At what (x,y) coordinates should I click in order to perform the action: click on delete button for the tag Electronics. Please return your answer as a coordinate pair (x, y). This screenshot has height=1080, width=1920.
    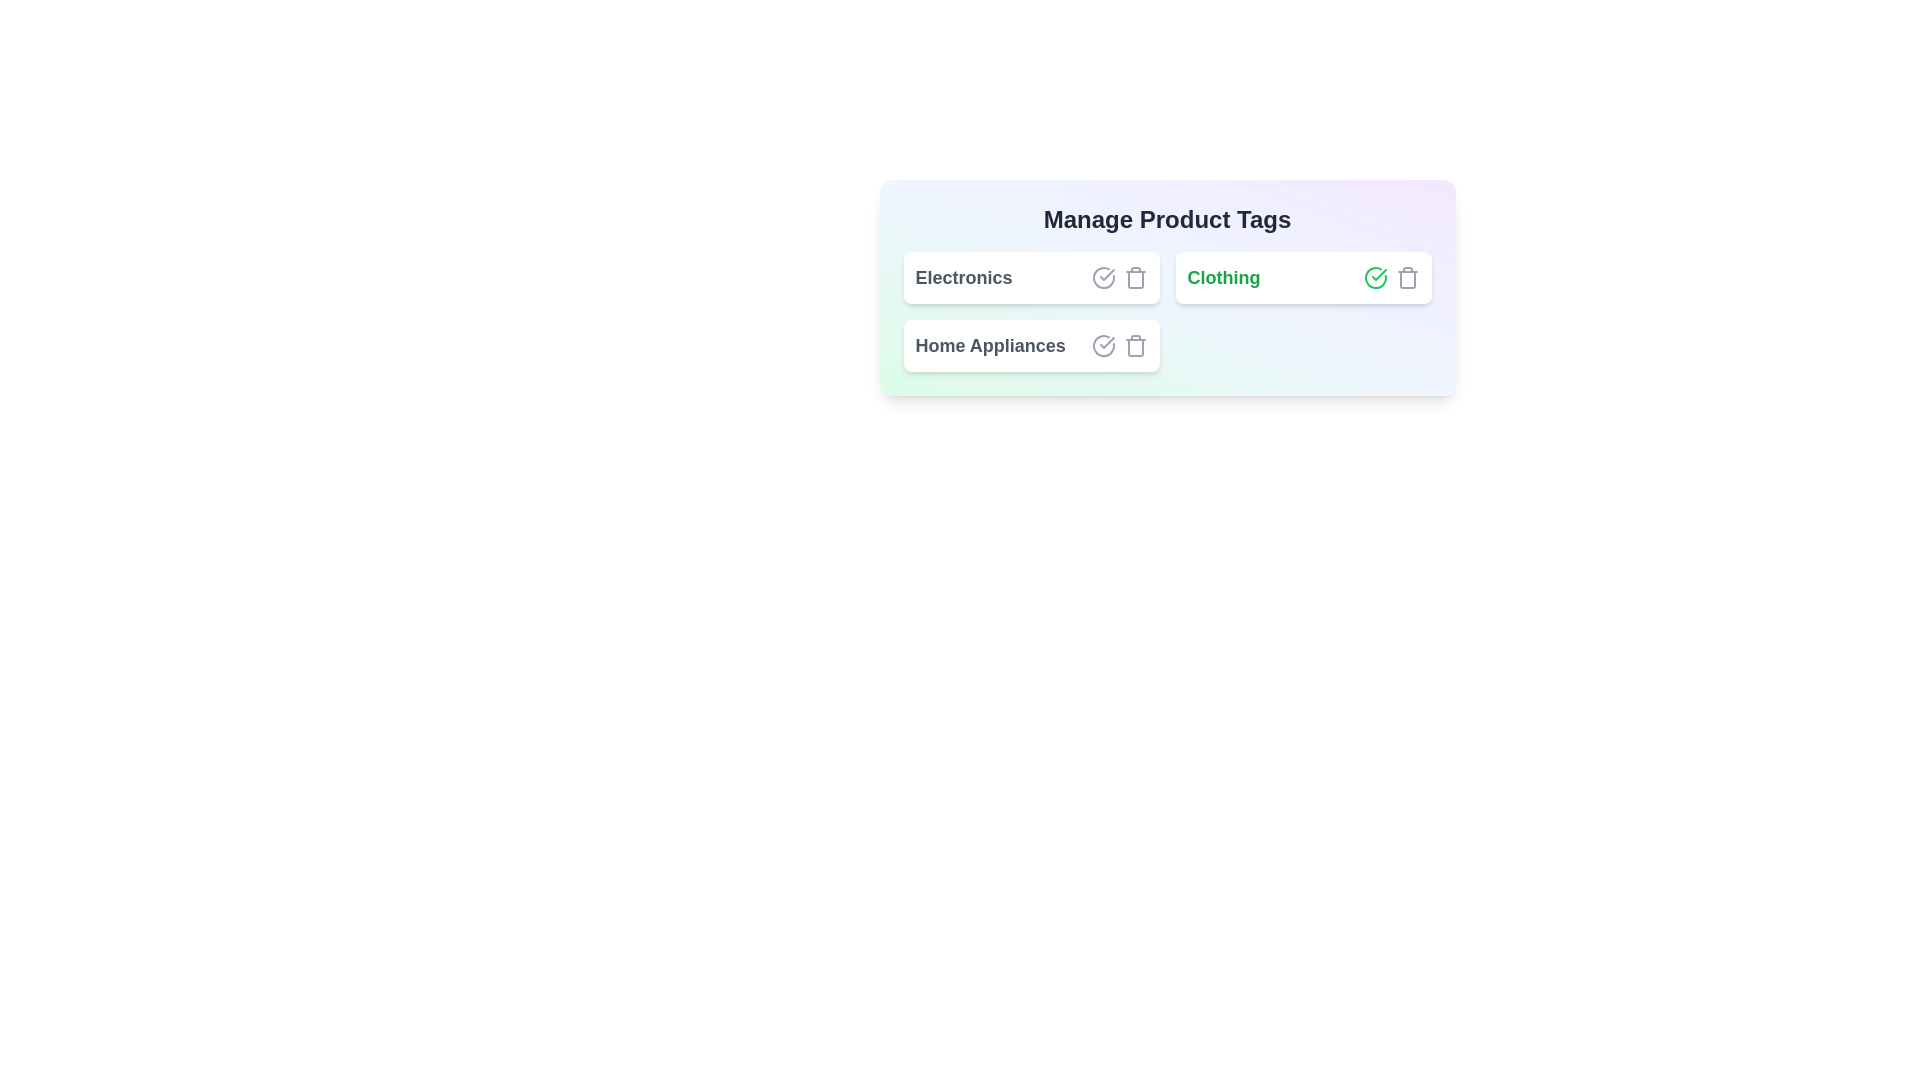
    Looking at the image, I should click on (1135, 277).